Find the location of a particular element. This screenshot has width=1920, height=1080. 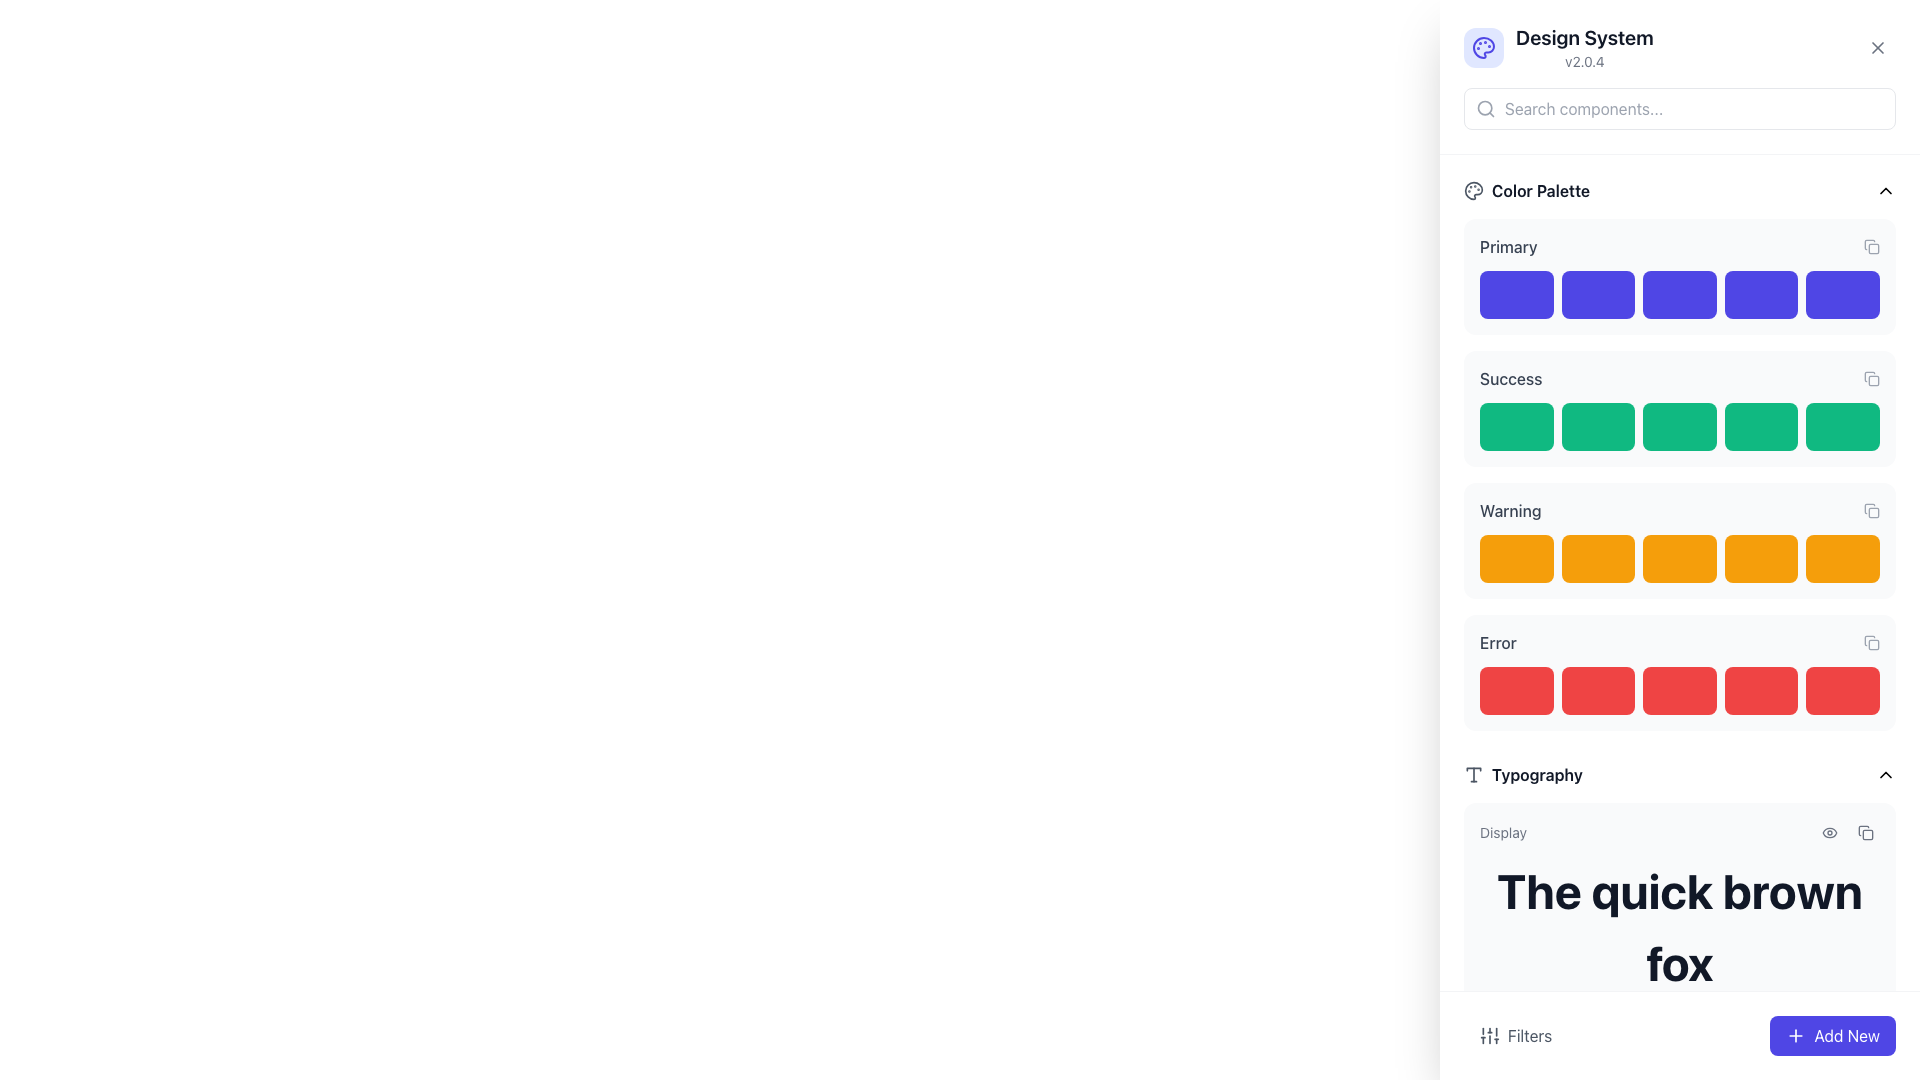

the second red block is located at coordinates (1597, 689).